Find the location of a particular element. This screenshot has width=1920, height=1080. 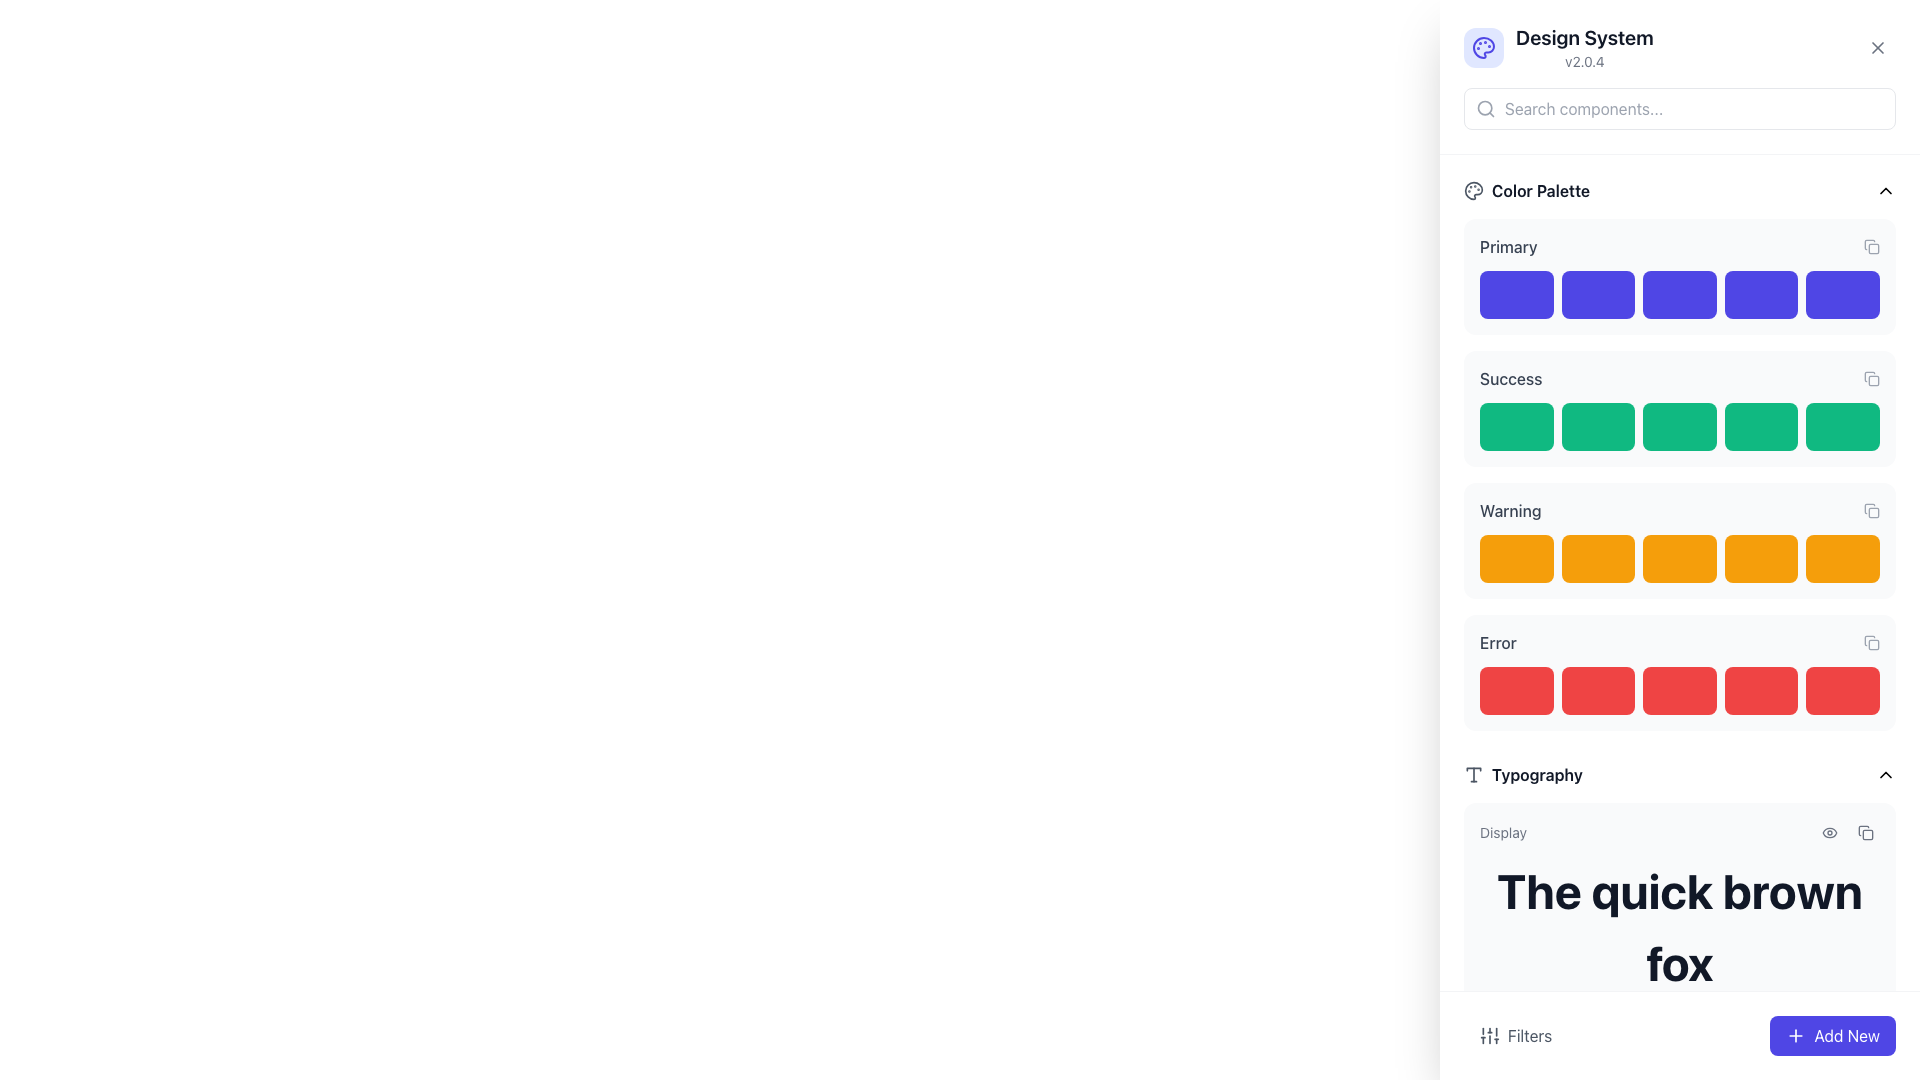

the second red block is located at coordinates (1597, 689).